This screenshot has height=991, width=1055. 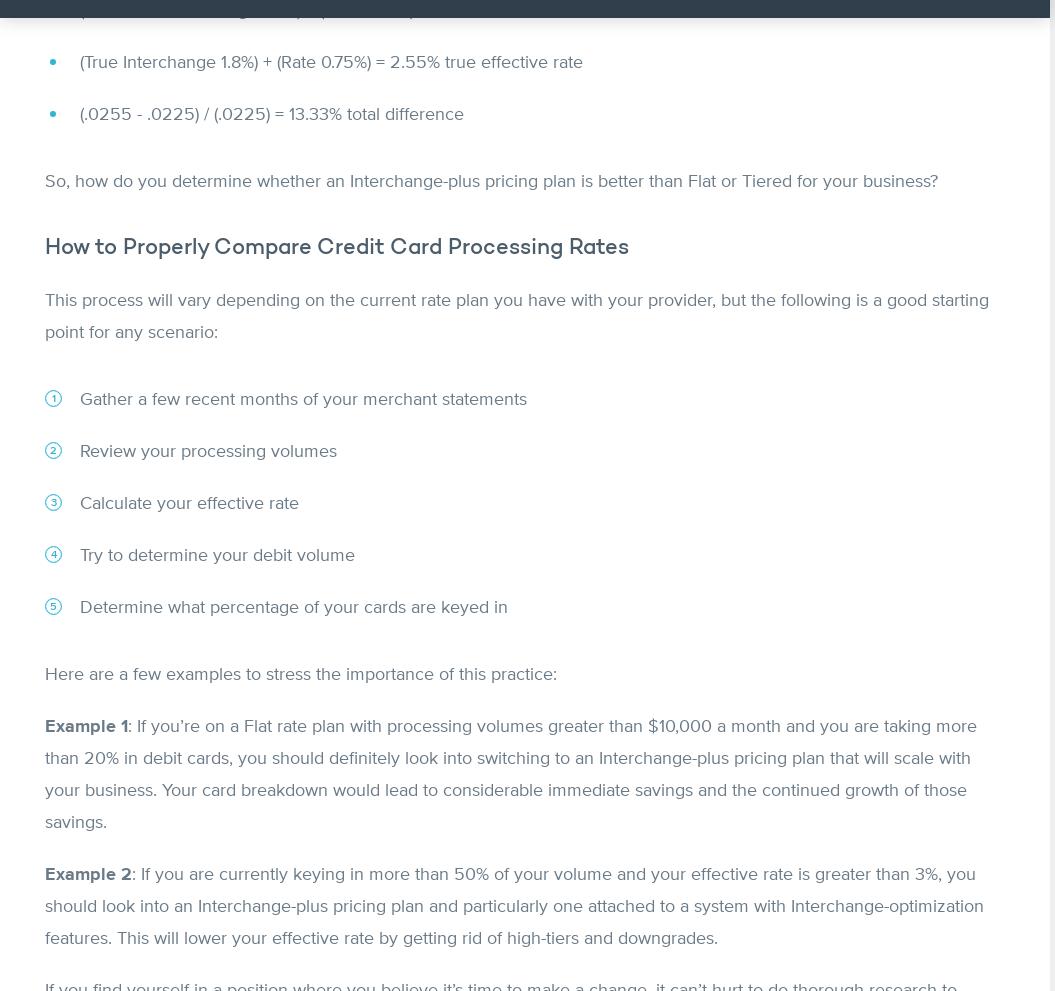 What do you see at coordinates (330, 62) in the screenshot?
I see `'(True Interchange 1.8%) + (Rate 0.75%) = 2.55% true effective rate'` at bounding box center [330, 62].